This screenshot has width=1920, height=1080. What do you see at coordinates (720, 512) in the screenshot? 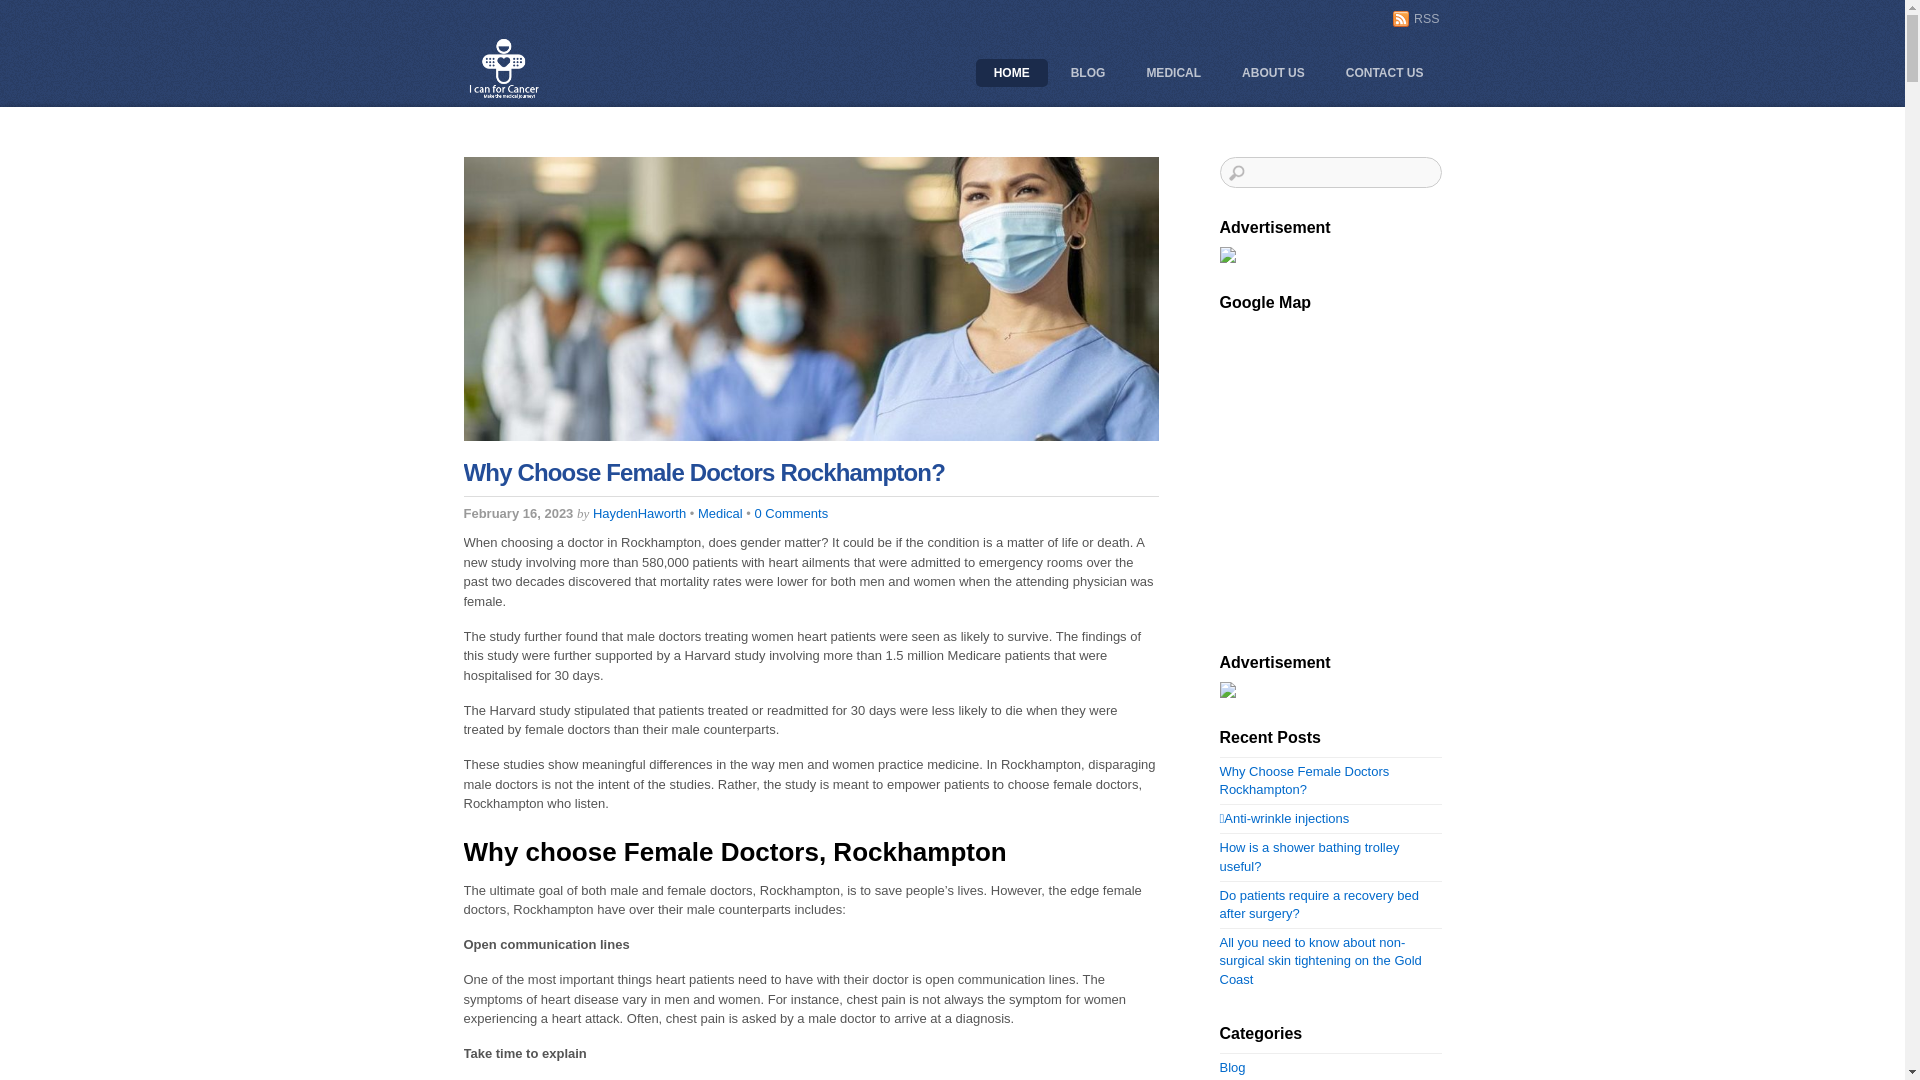
I see `'Medical'` at bounding box center [720, 512].